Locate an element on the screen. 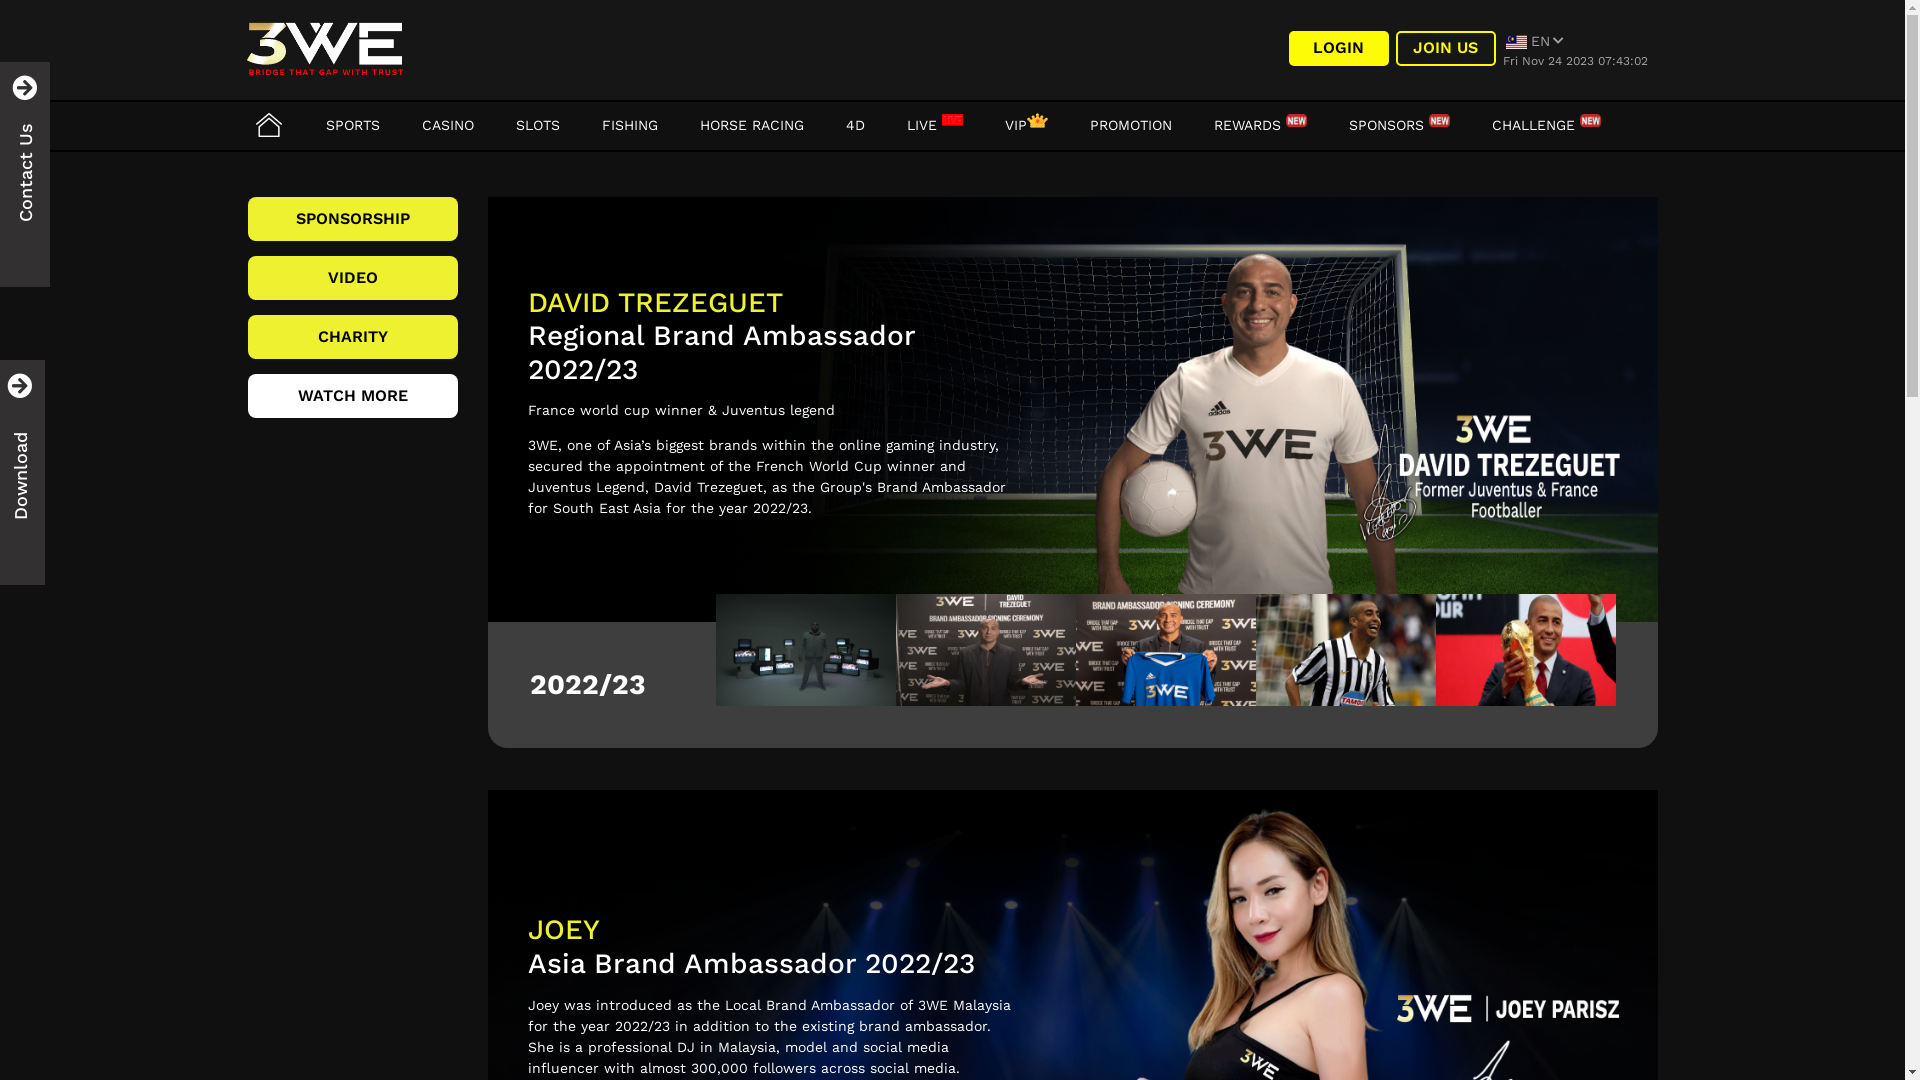 This screenshot has width=1920, height=1080. '4D' is located at coordinates (845, 124).